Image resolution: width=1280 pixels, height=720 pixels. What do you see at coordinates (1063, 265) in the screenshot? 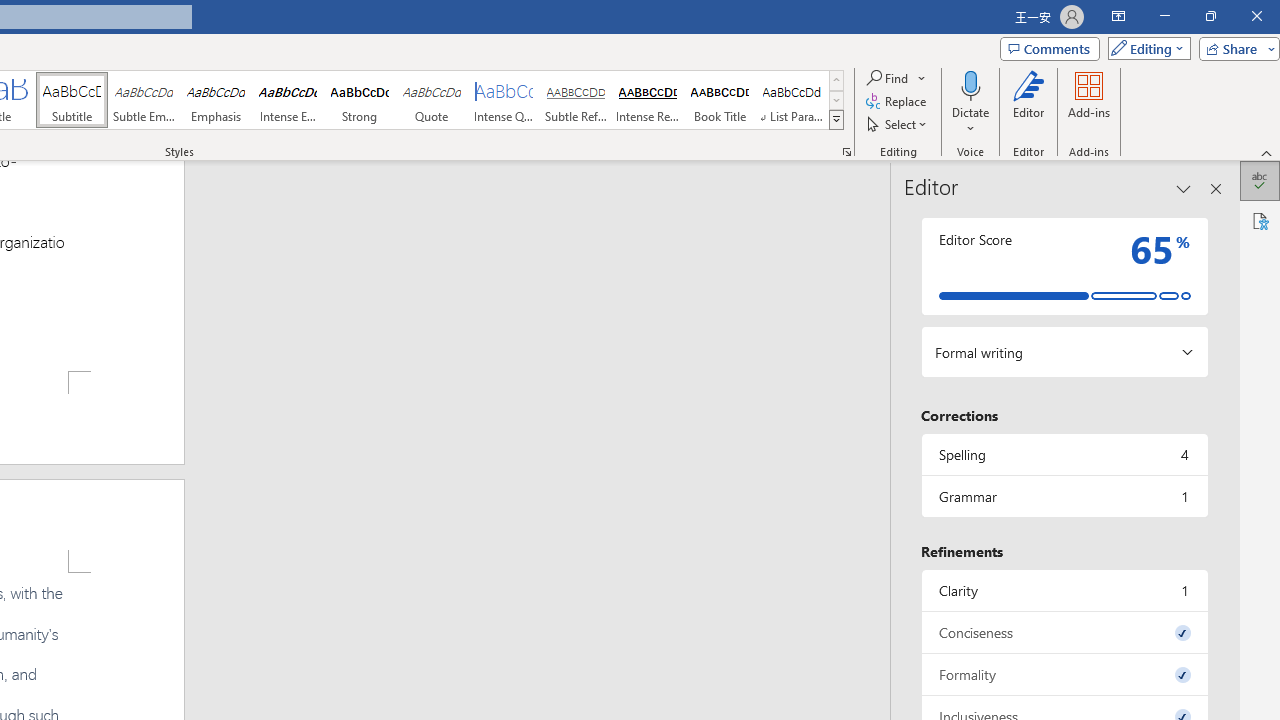
I see `'Editor Score 65%'` at bounding box center [1063, 265].